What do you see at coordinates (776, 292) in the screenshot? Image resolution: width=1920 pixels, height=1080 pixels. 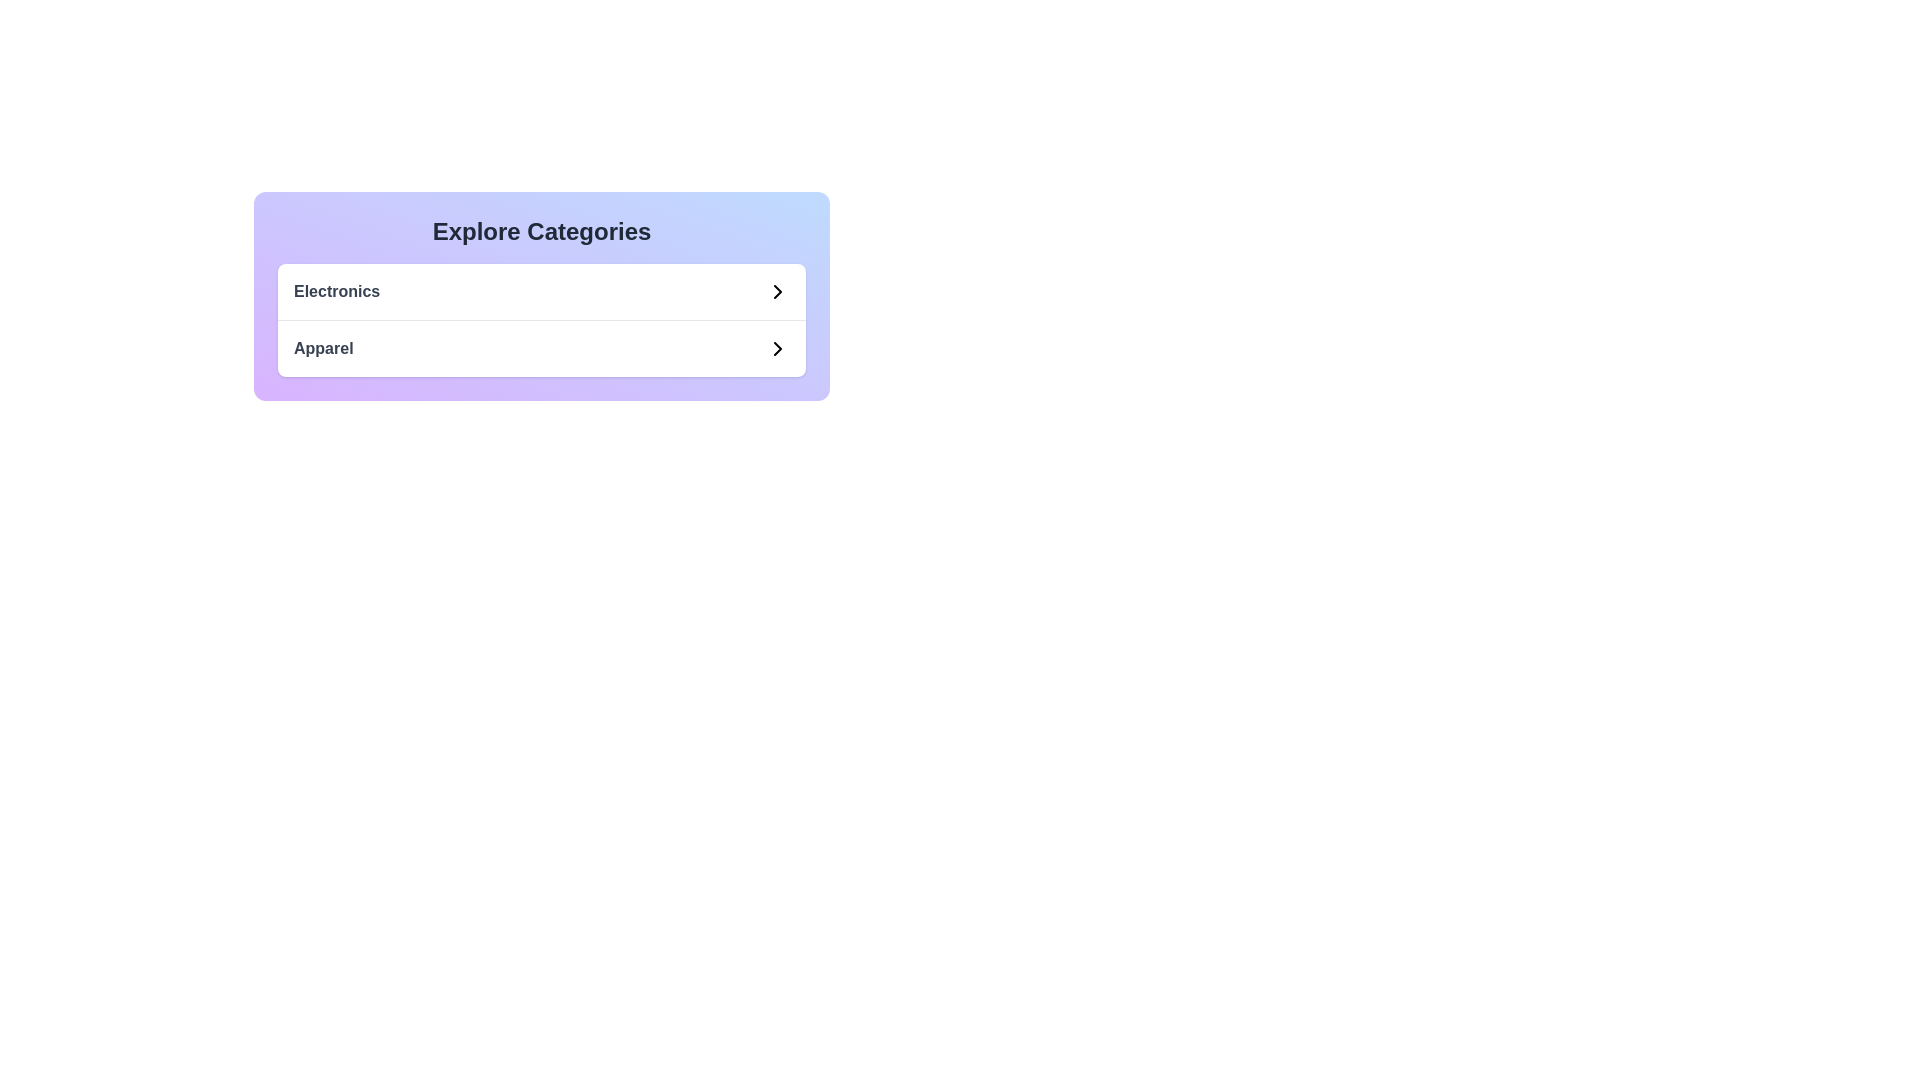 I see `the Chevron icon in the 'Electronics' category row` at bounding box center [776, 292].